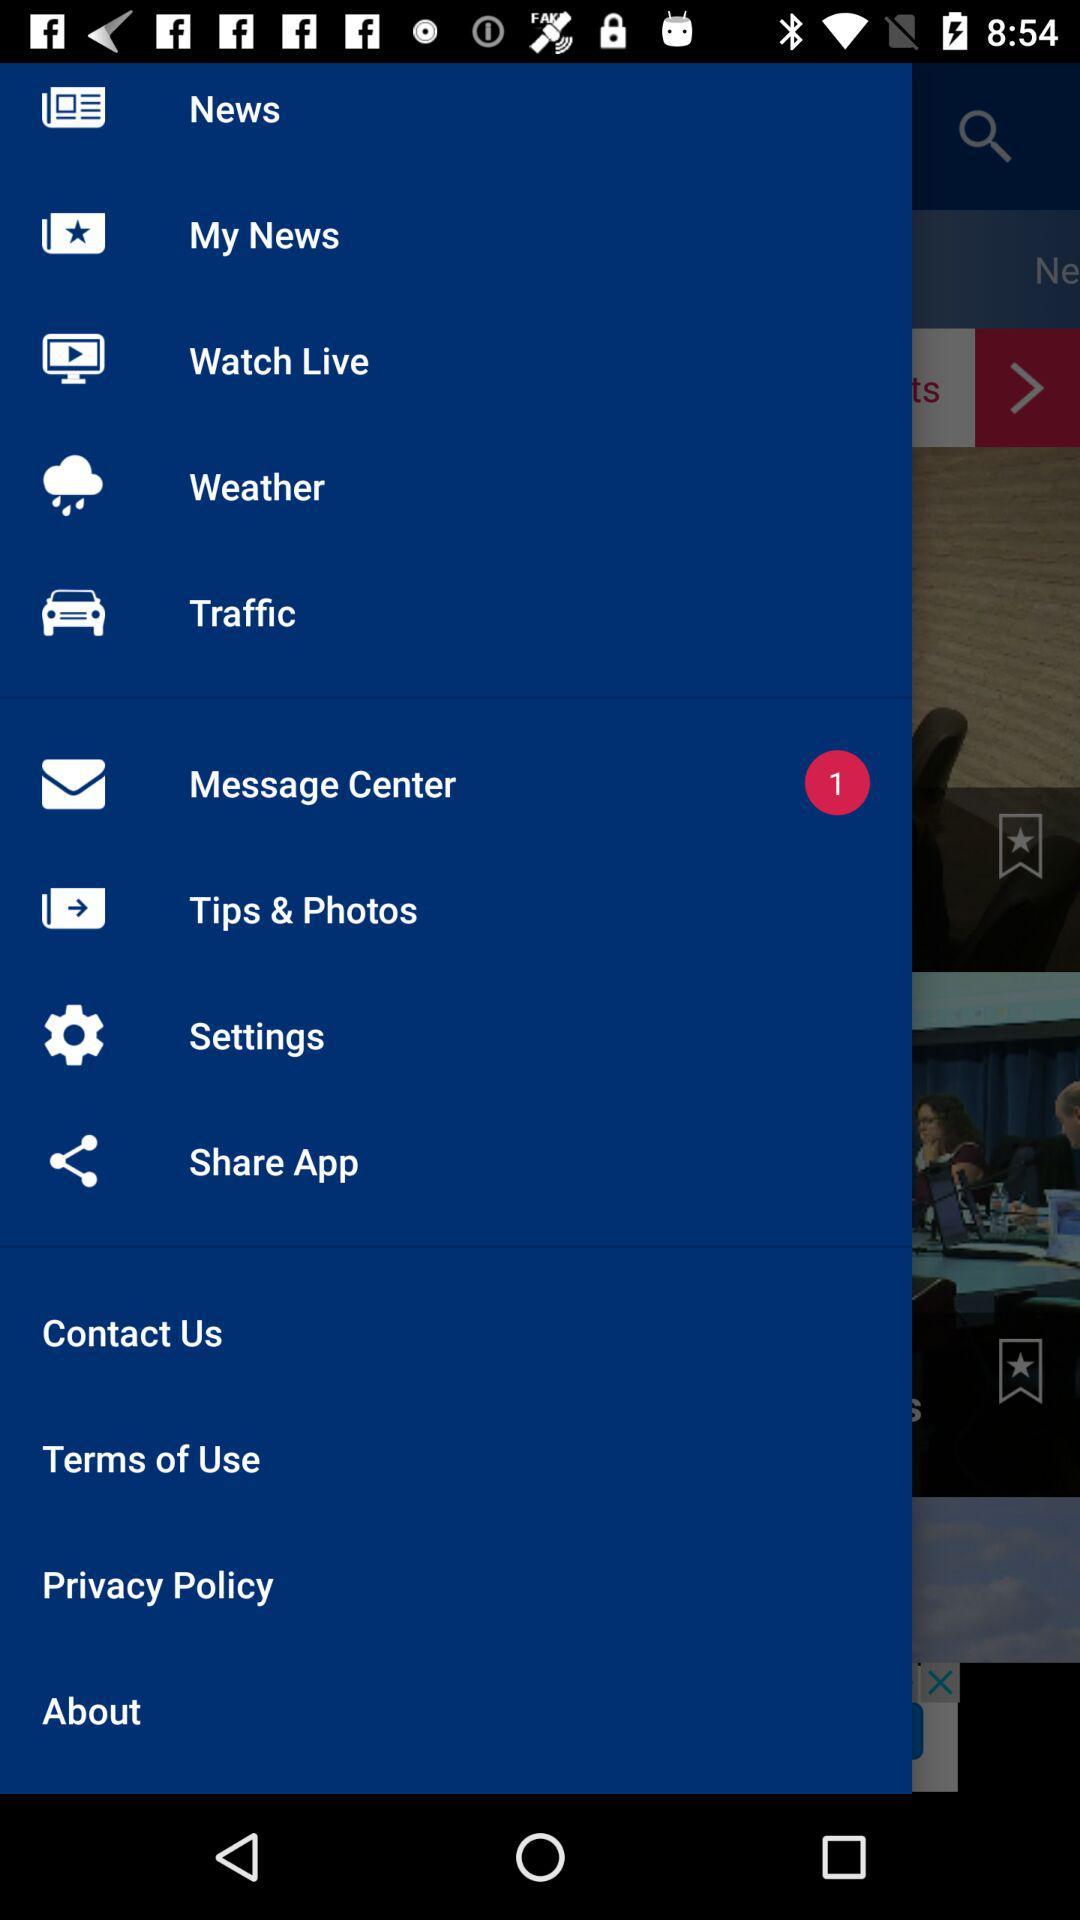 The width and height of the screenshot is (1080, 1920). What do you see at coordinates (984, 135) in the screenshot?
I see `the search icon` at bounding box center [984, 135].